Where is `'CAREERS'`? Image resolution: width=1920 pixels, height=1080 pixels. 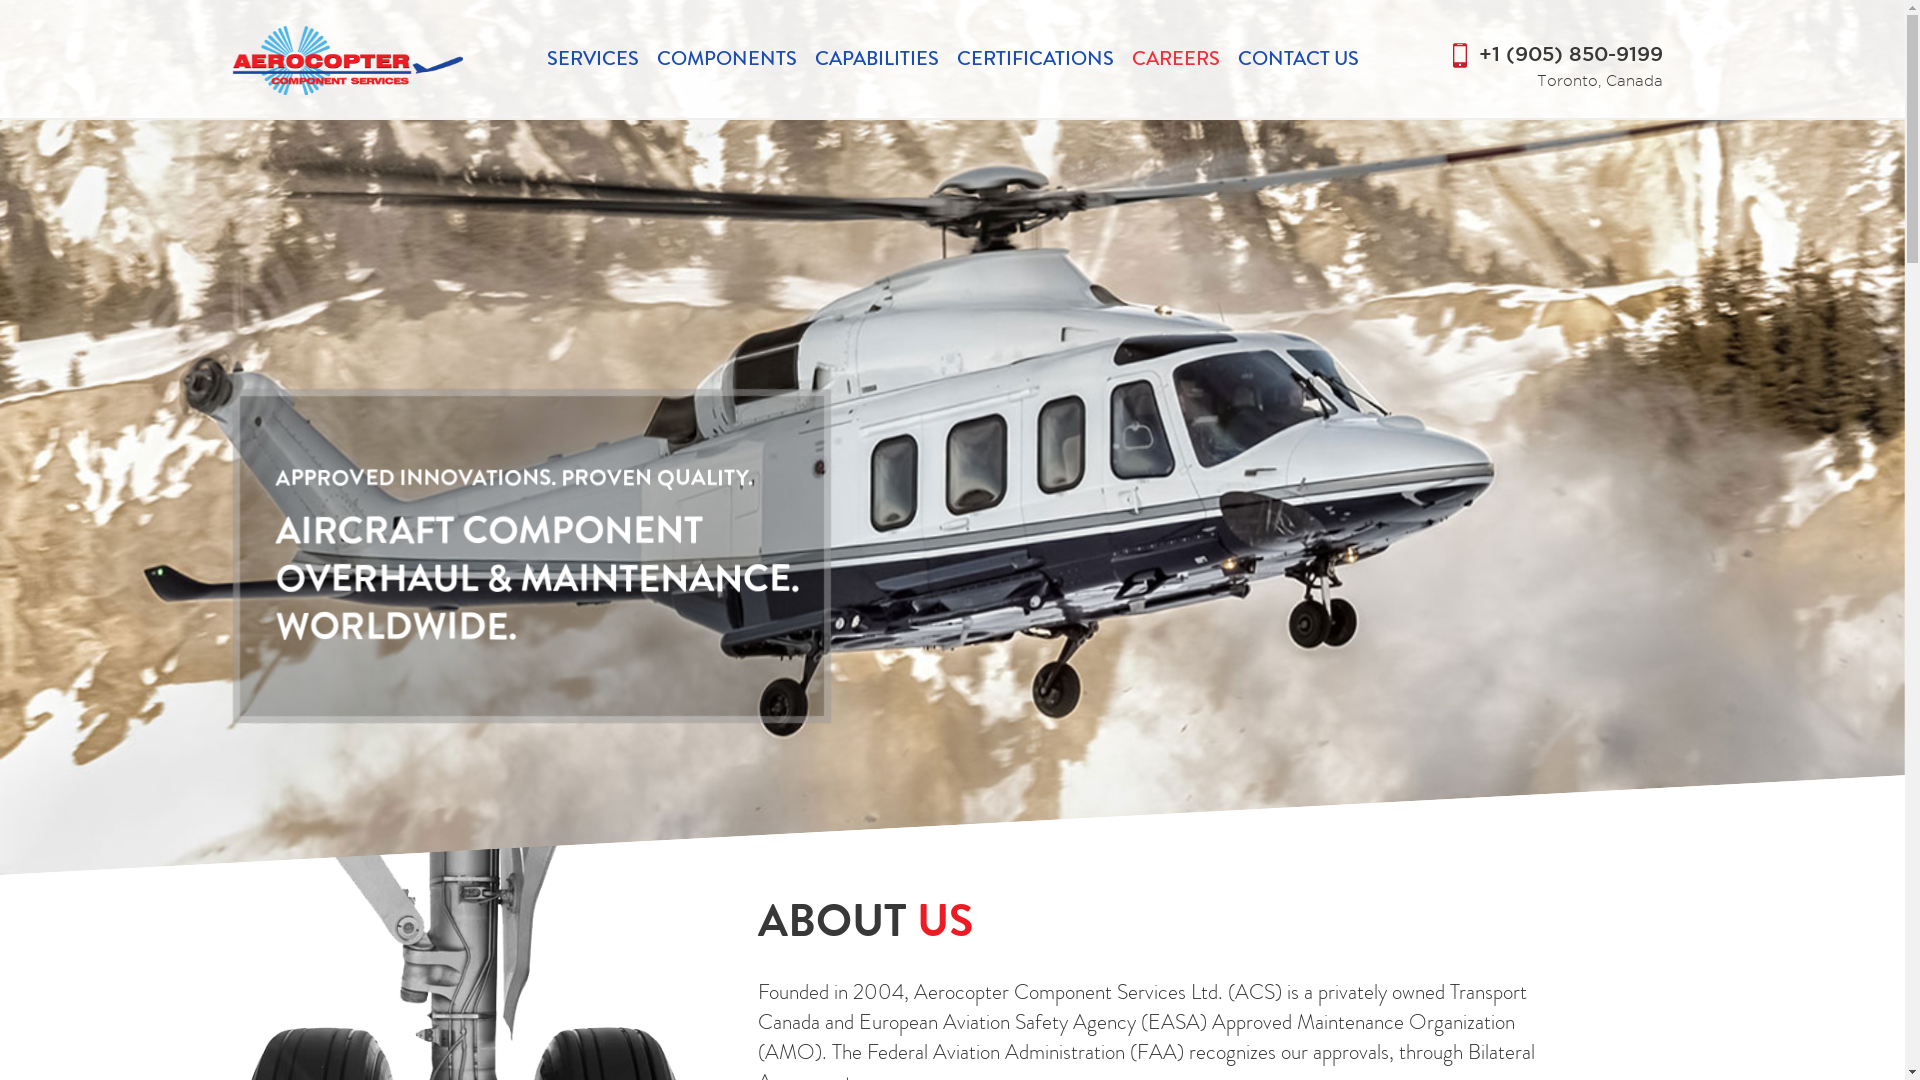
'CAREERS' is located at coordinates (1176, 57).